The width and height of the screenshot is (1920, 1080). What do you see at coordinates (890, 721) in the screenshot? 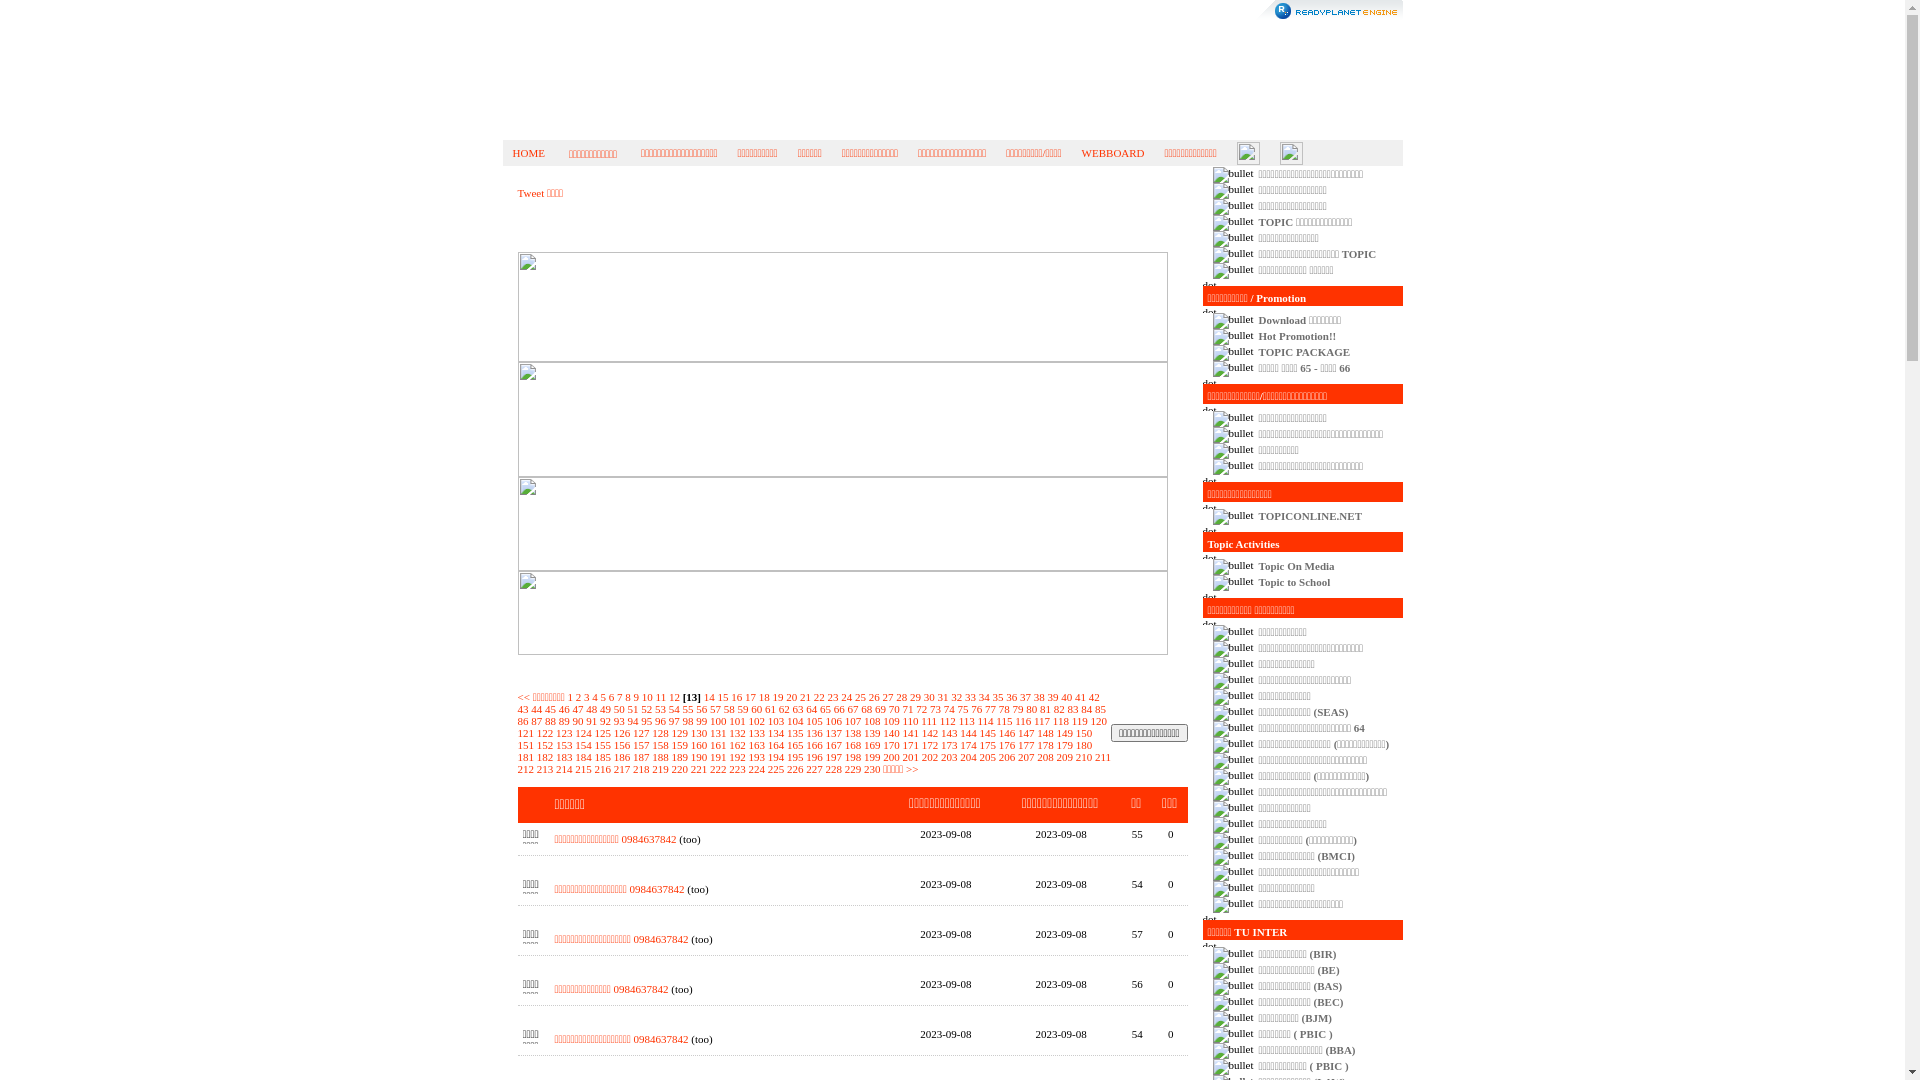
I see `'109'` at bounding box center [890, 721].